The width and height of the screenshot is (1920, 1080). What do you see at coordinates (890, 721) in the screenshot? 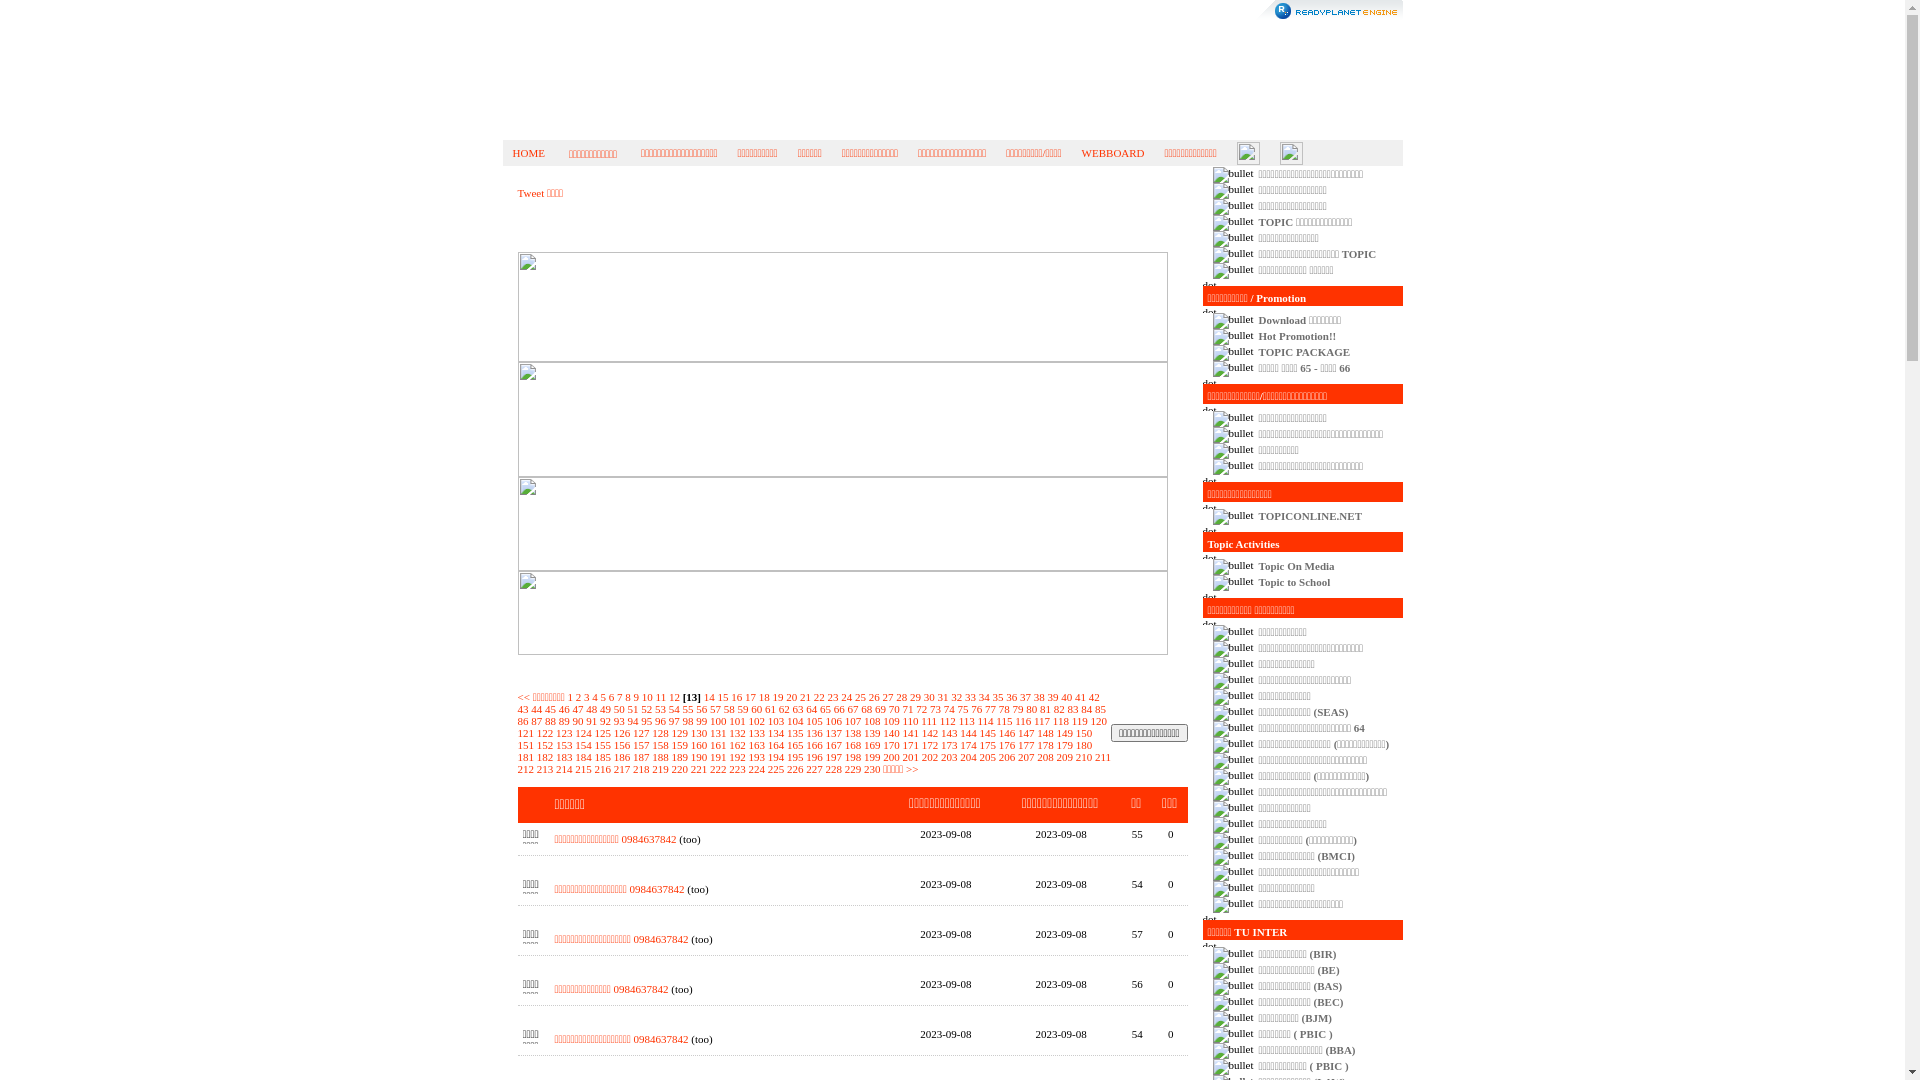
I see `'109'` at bounding box center [890, 721].